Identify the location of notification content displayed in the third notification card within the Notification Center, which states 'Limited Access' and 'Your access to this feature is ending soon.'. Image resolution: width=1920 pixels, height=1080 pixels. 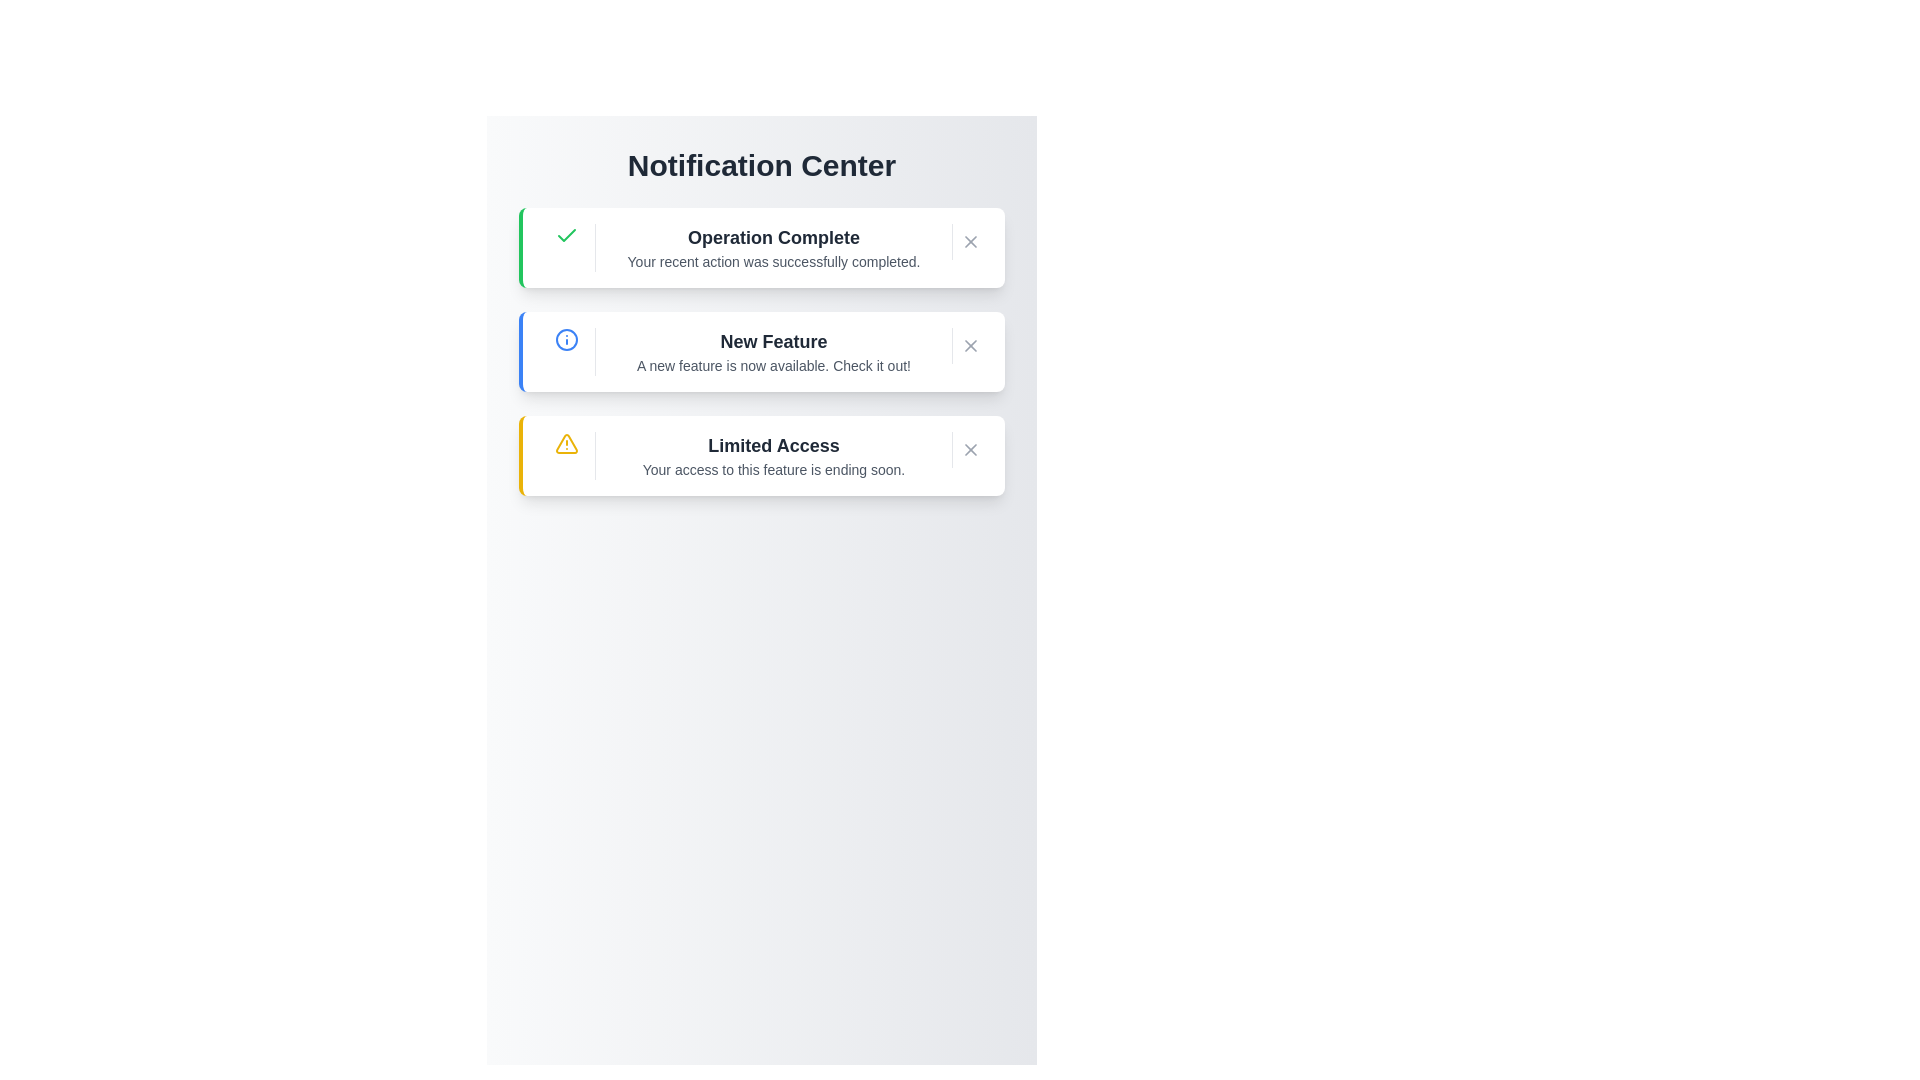
(772, 455).